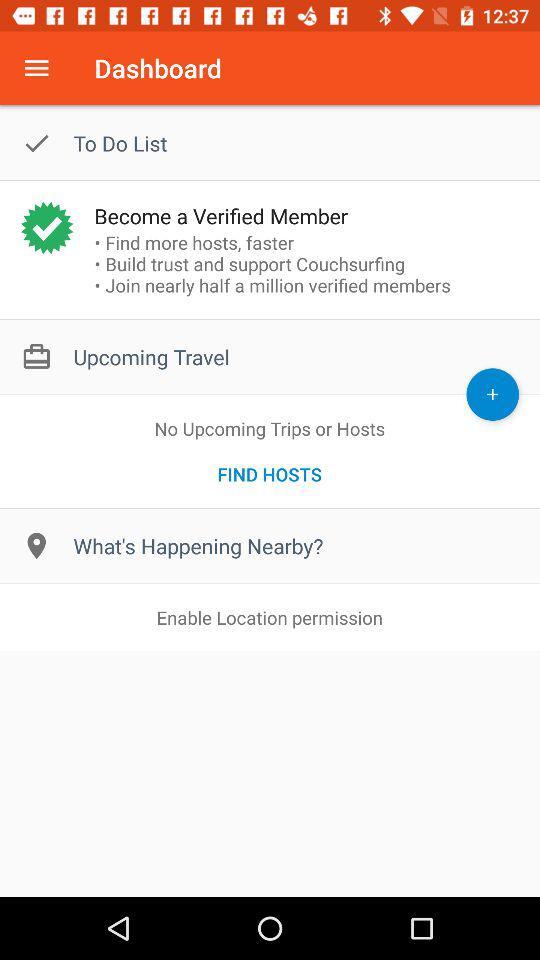  What do you see at coordinates (36, 68) in the screenshot?
I see `open menu` at bounding box center [36, 68].